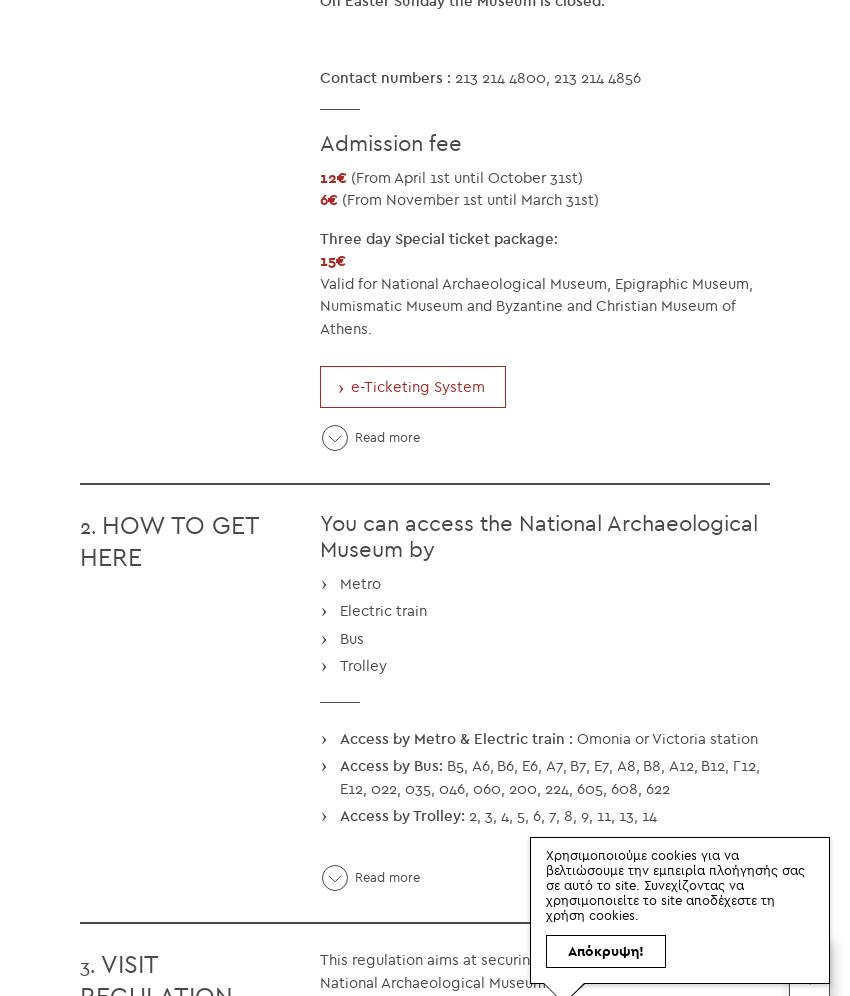 The image size is (850, 996). I want to click on '3.', so click(79, 964).